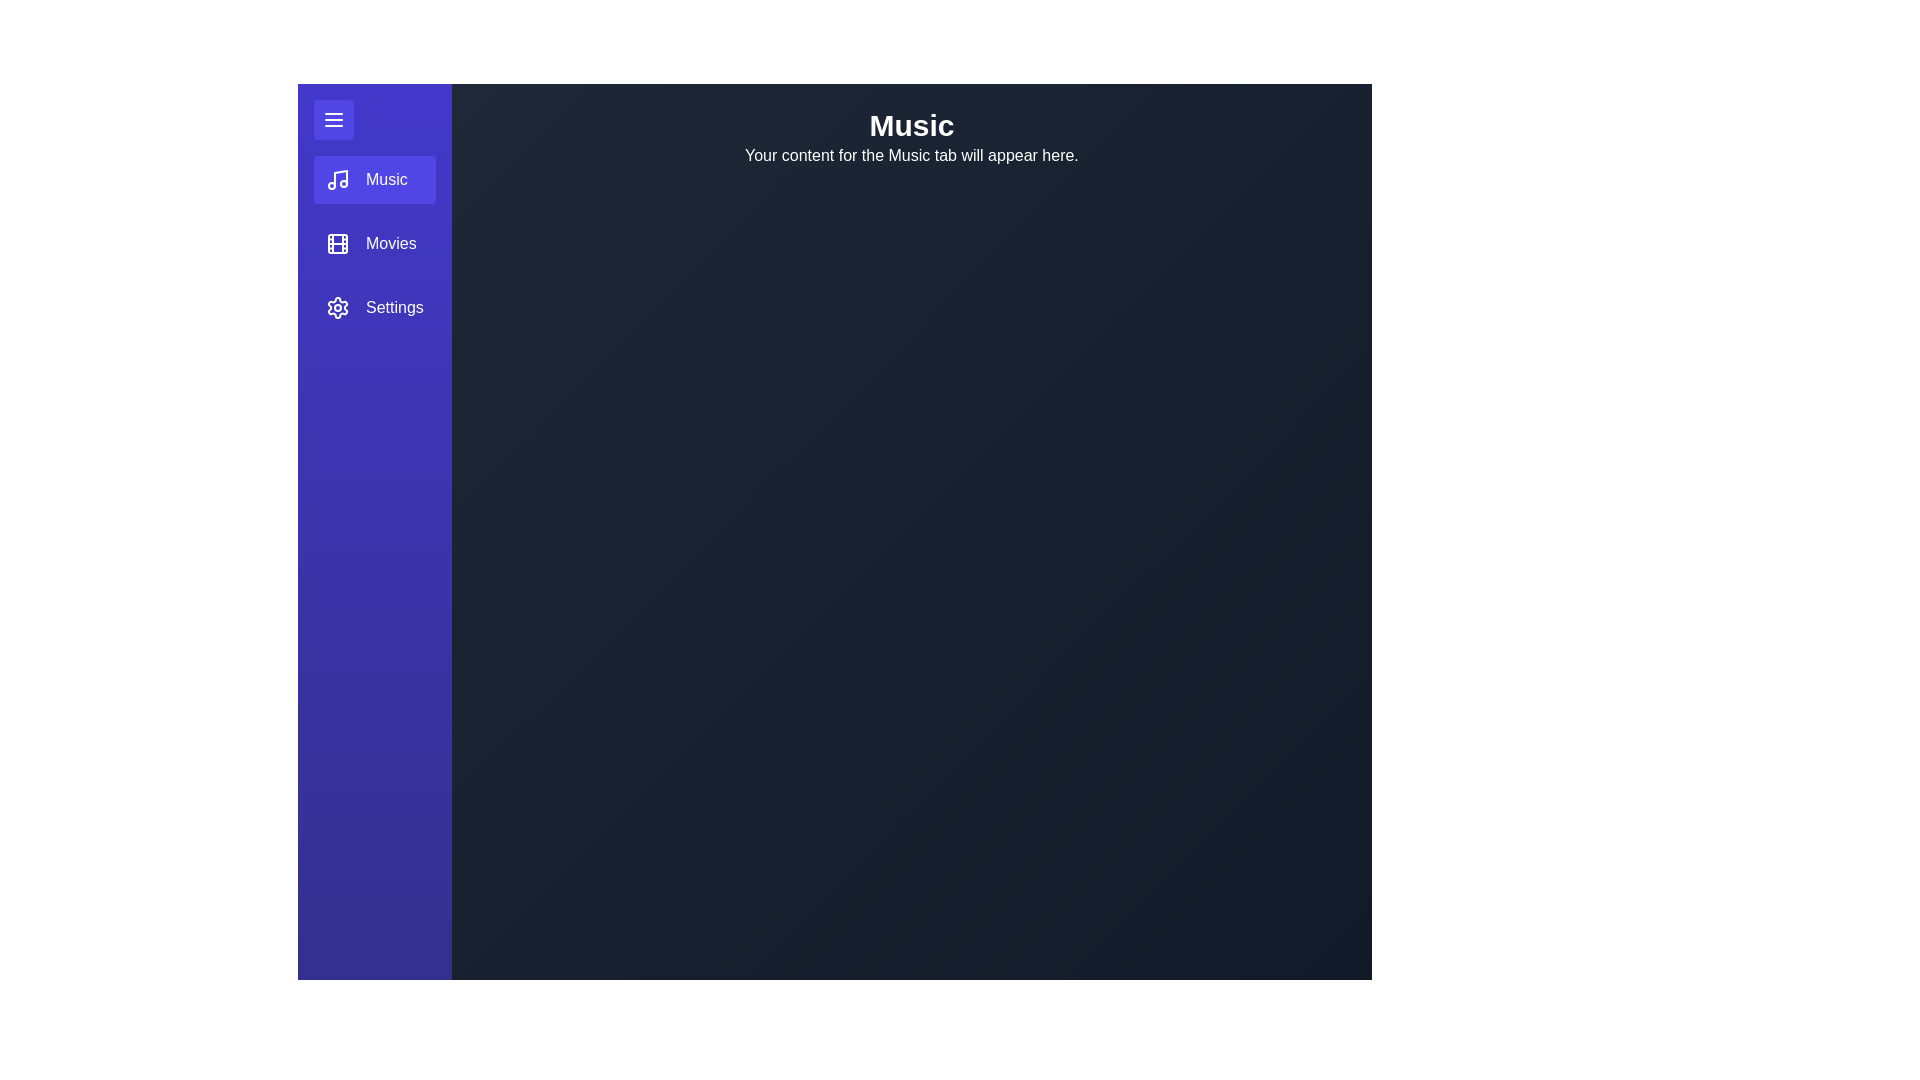  Describe the element at coordinates (374, 242) in the screenshot. I see `the menu item Movies to observe its hover effect` at that location.